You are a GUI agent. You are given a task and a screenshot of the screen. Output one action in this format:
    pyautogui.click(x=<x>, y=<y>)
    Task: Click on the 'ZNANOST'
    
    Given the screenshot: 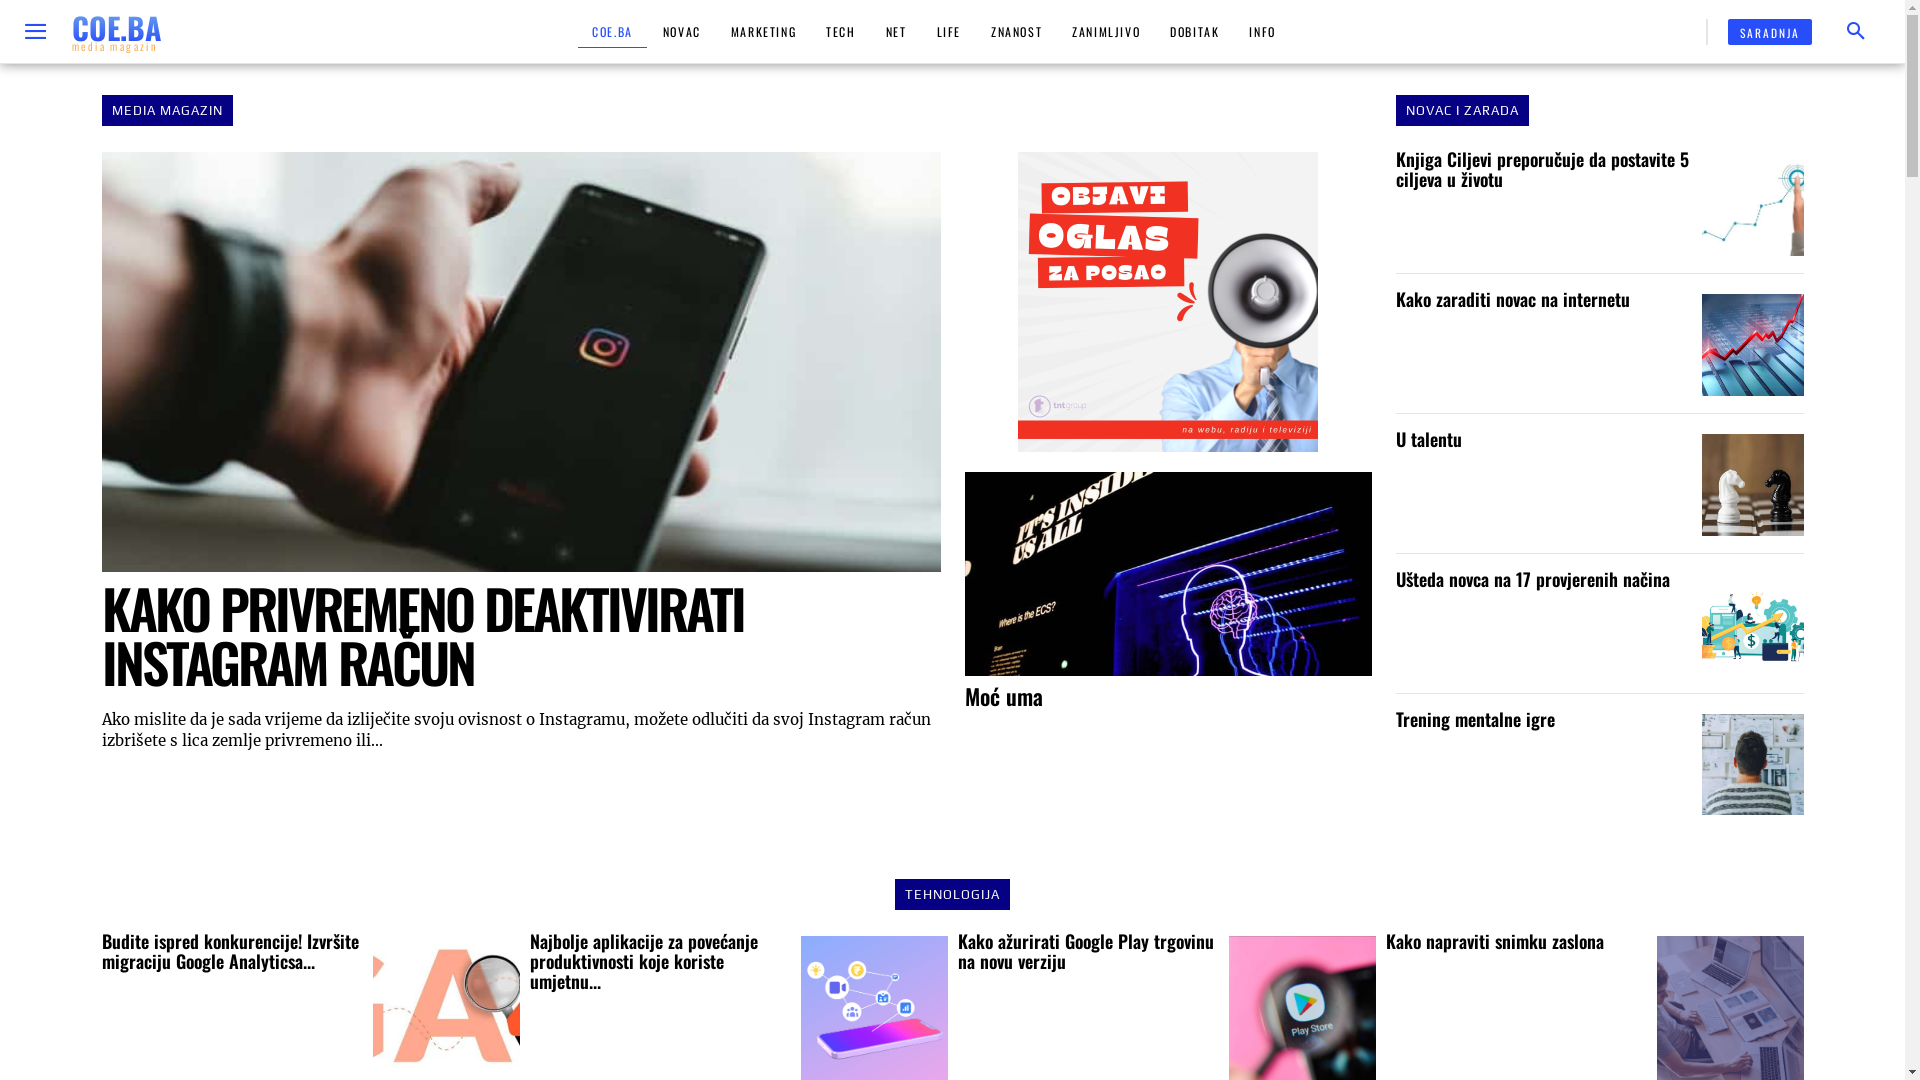 What is the action you would take?
    pyautogui.click(x=977, y=31)
    